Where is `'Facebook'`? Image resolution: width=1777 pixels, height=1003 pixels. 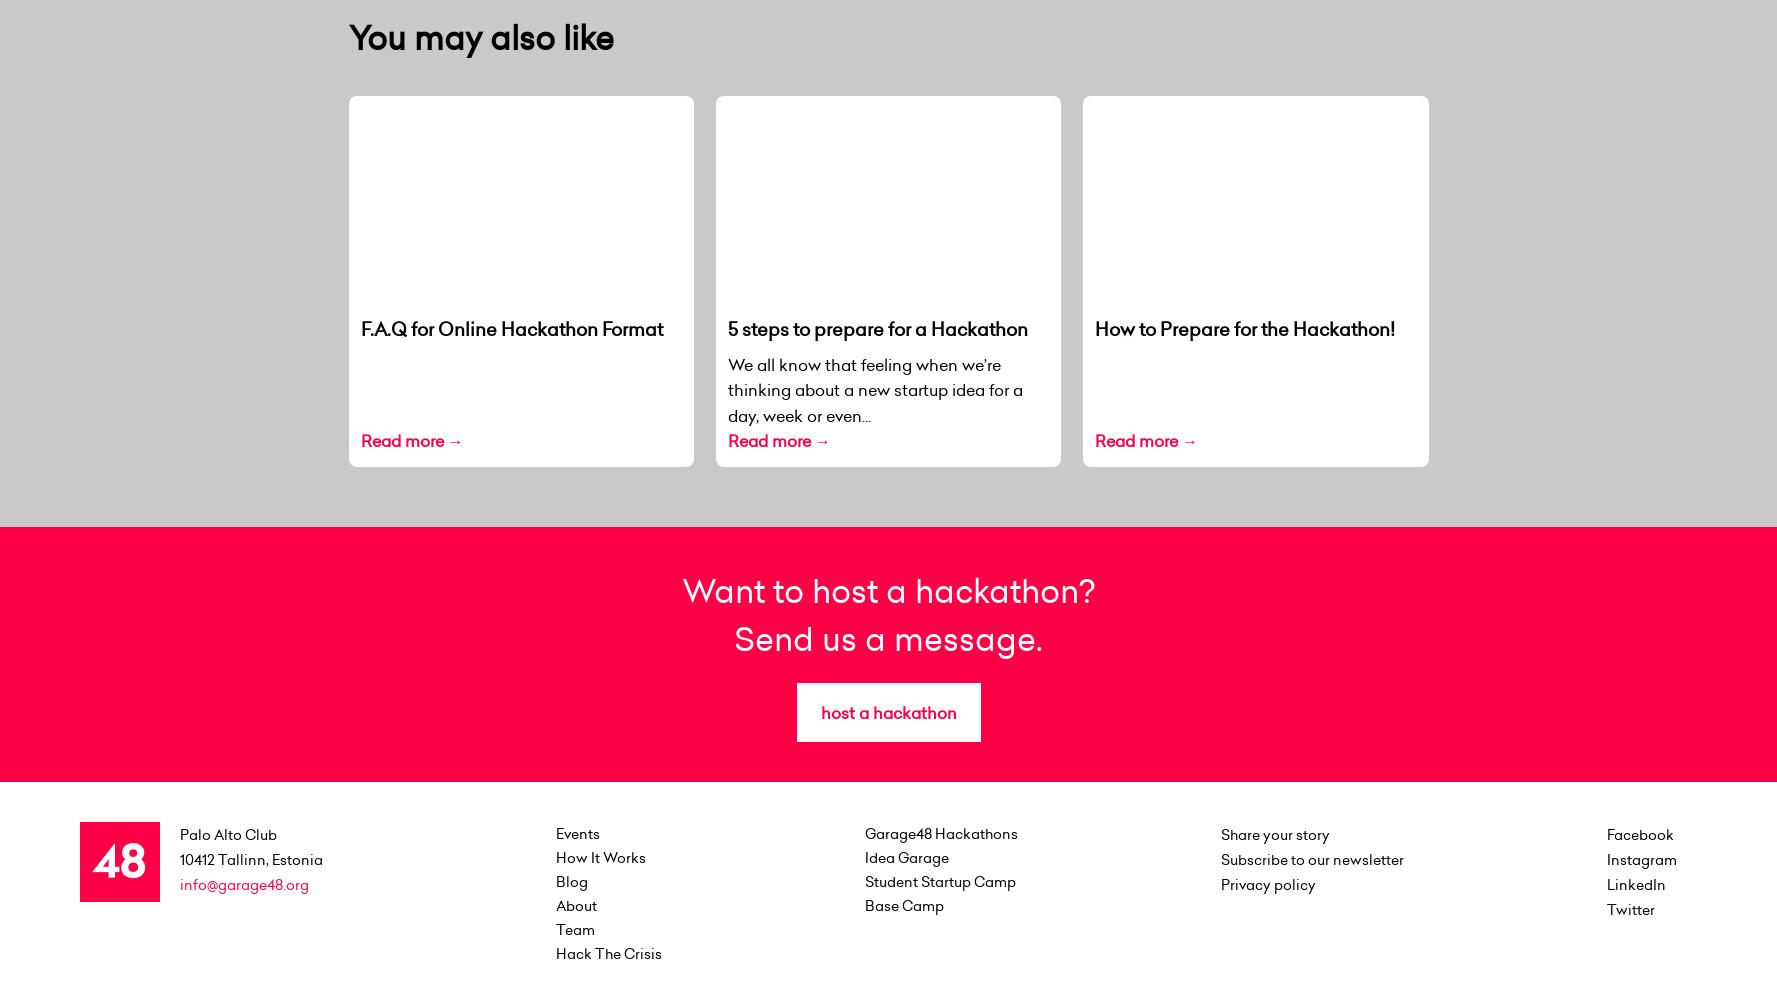
'Facebook' is located at coordinates (1640, 833).